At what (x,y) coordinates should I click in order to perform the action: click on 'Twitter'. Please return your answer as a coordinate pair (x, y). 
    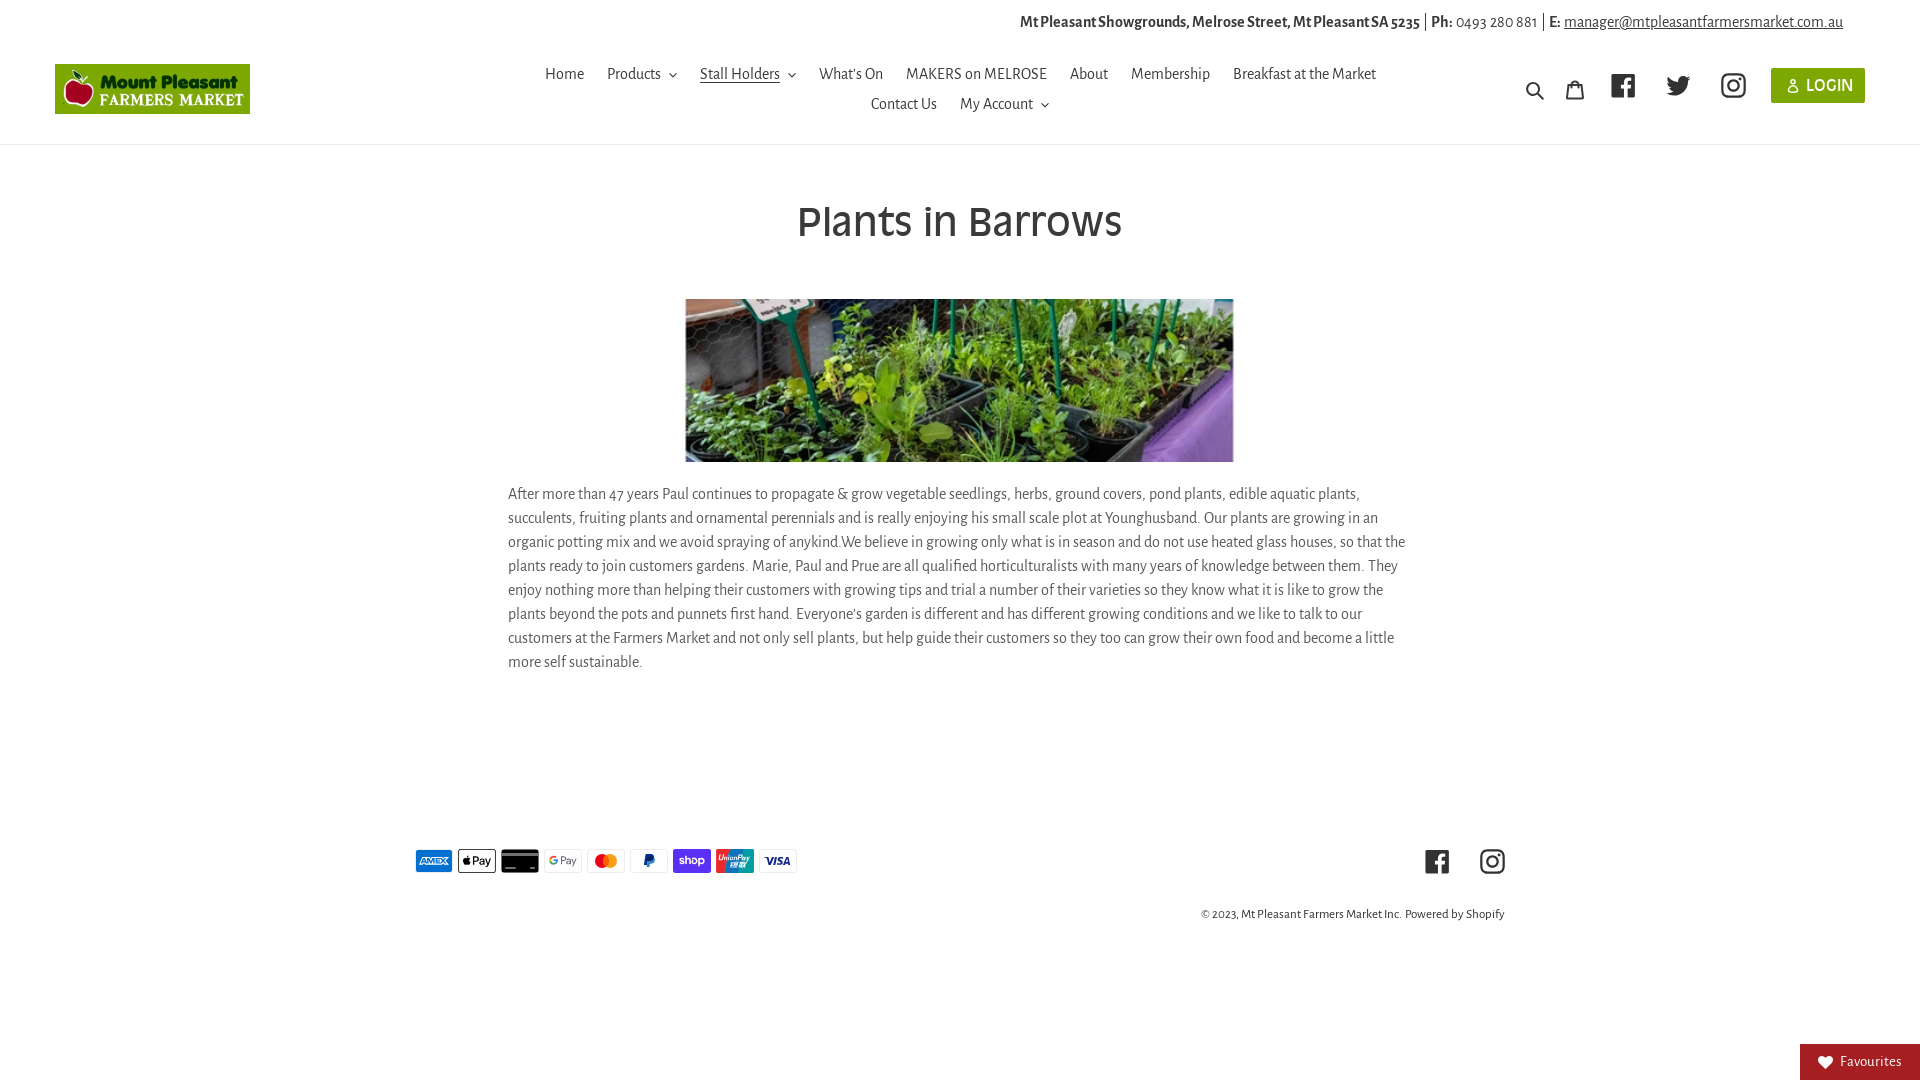
    Looking at the image, I should click on (1678, 84).